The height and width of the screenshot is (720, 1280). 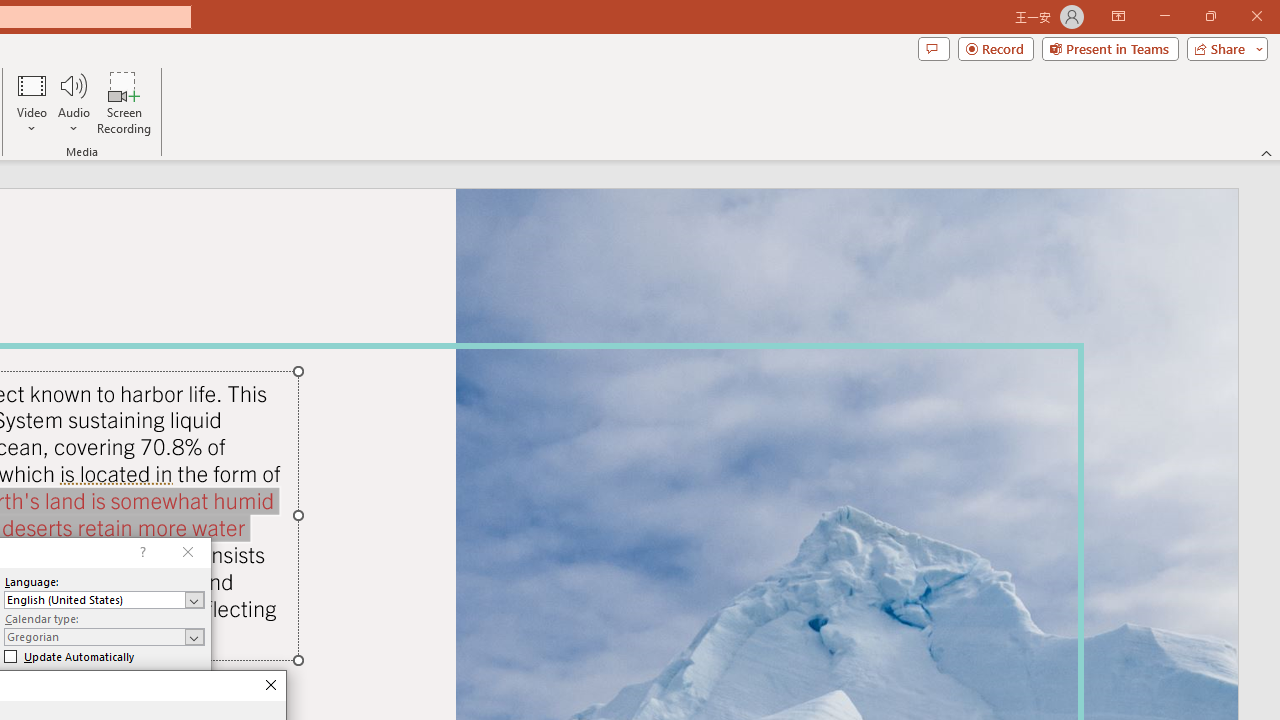 I want to click on 'Context help', so click(x=140, y=552).